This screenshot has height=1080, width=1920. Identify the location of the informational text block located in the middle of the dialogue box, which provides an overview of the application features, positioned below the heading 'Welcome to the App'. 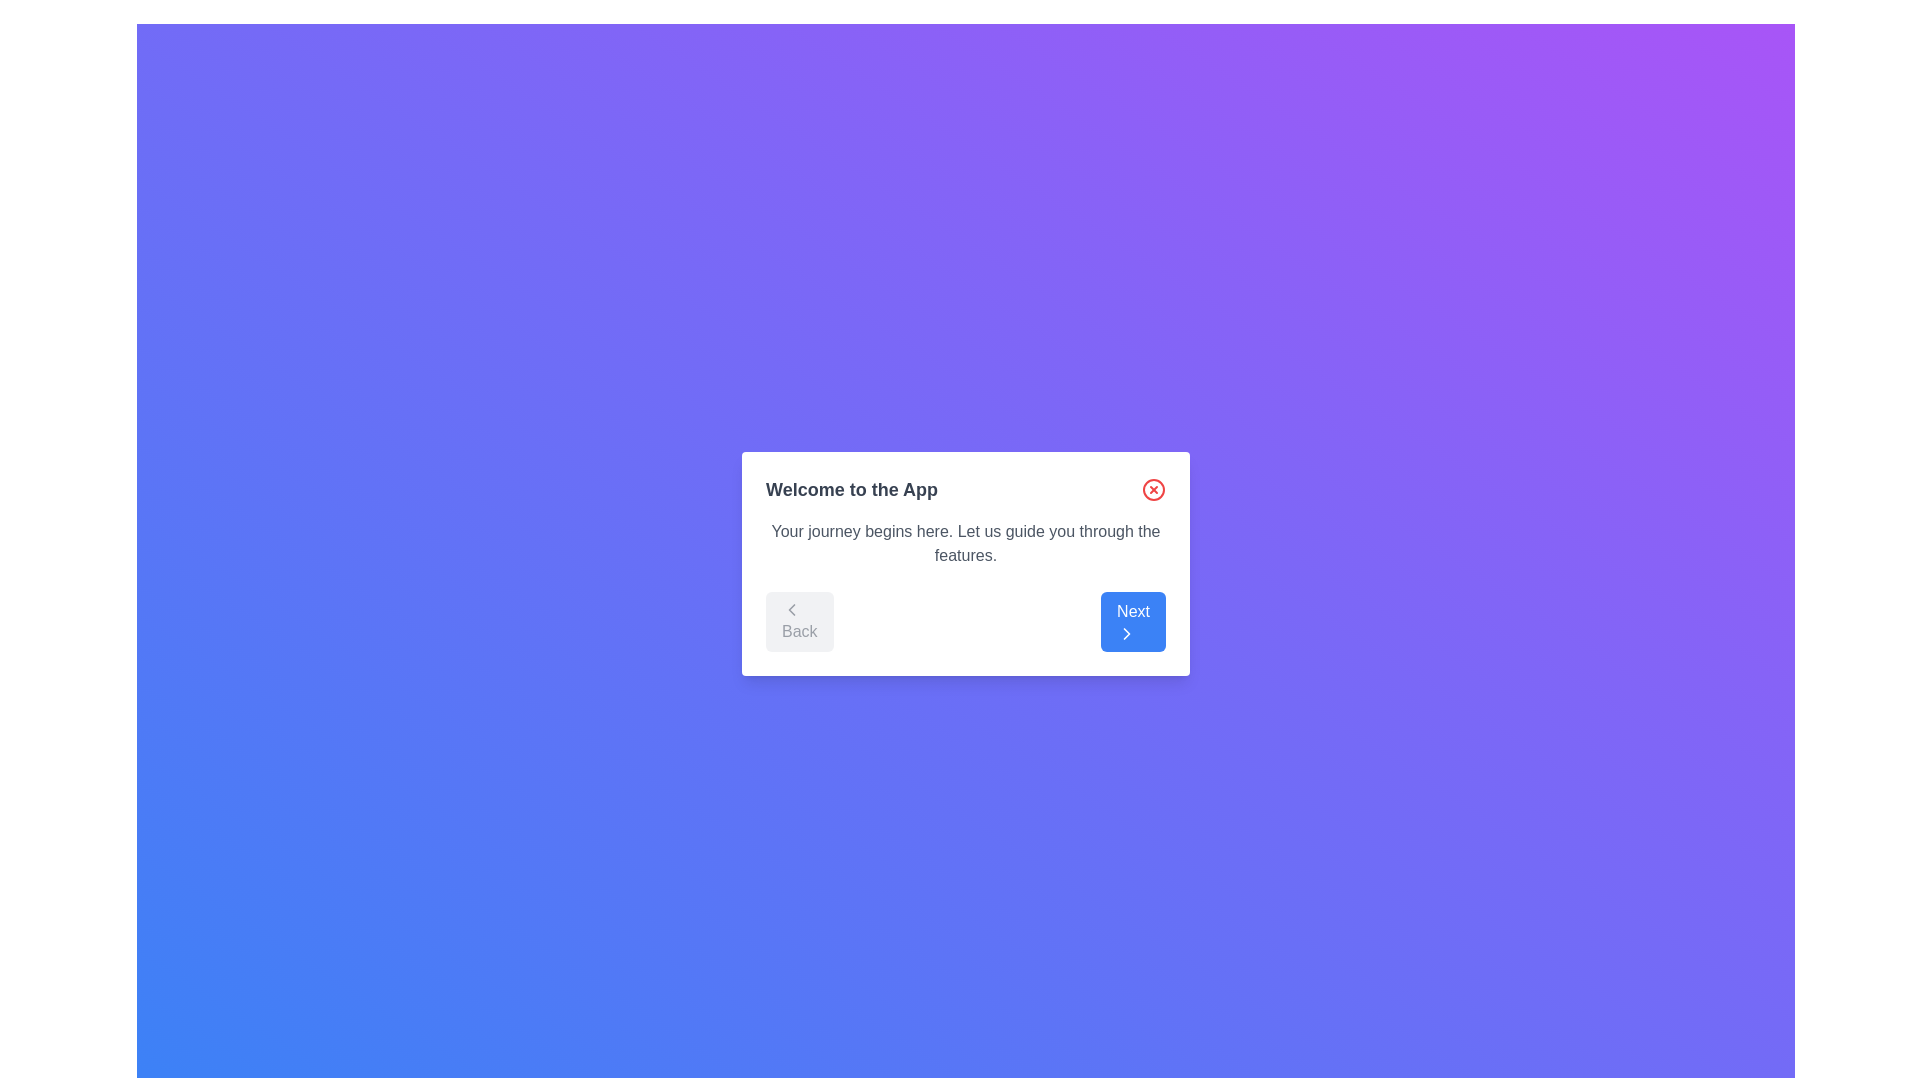
(965, 543).